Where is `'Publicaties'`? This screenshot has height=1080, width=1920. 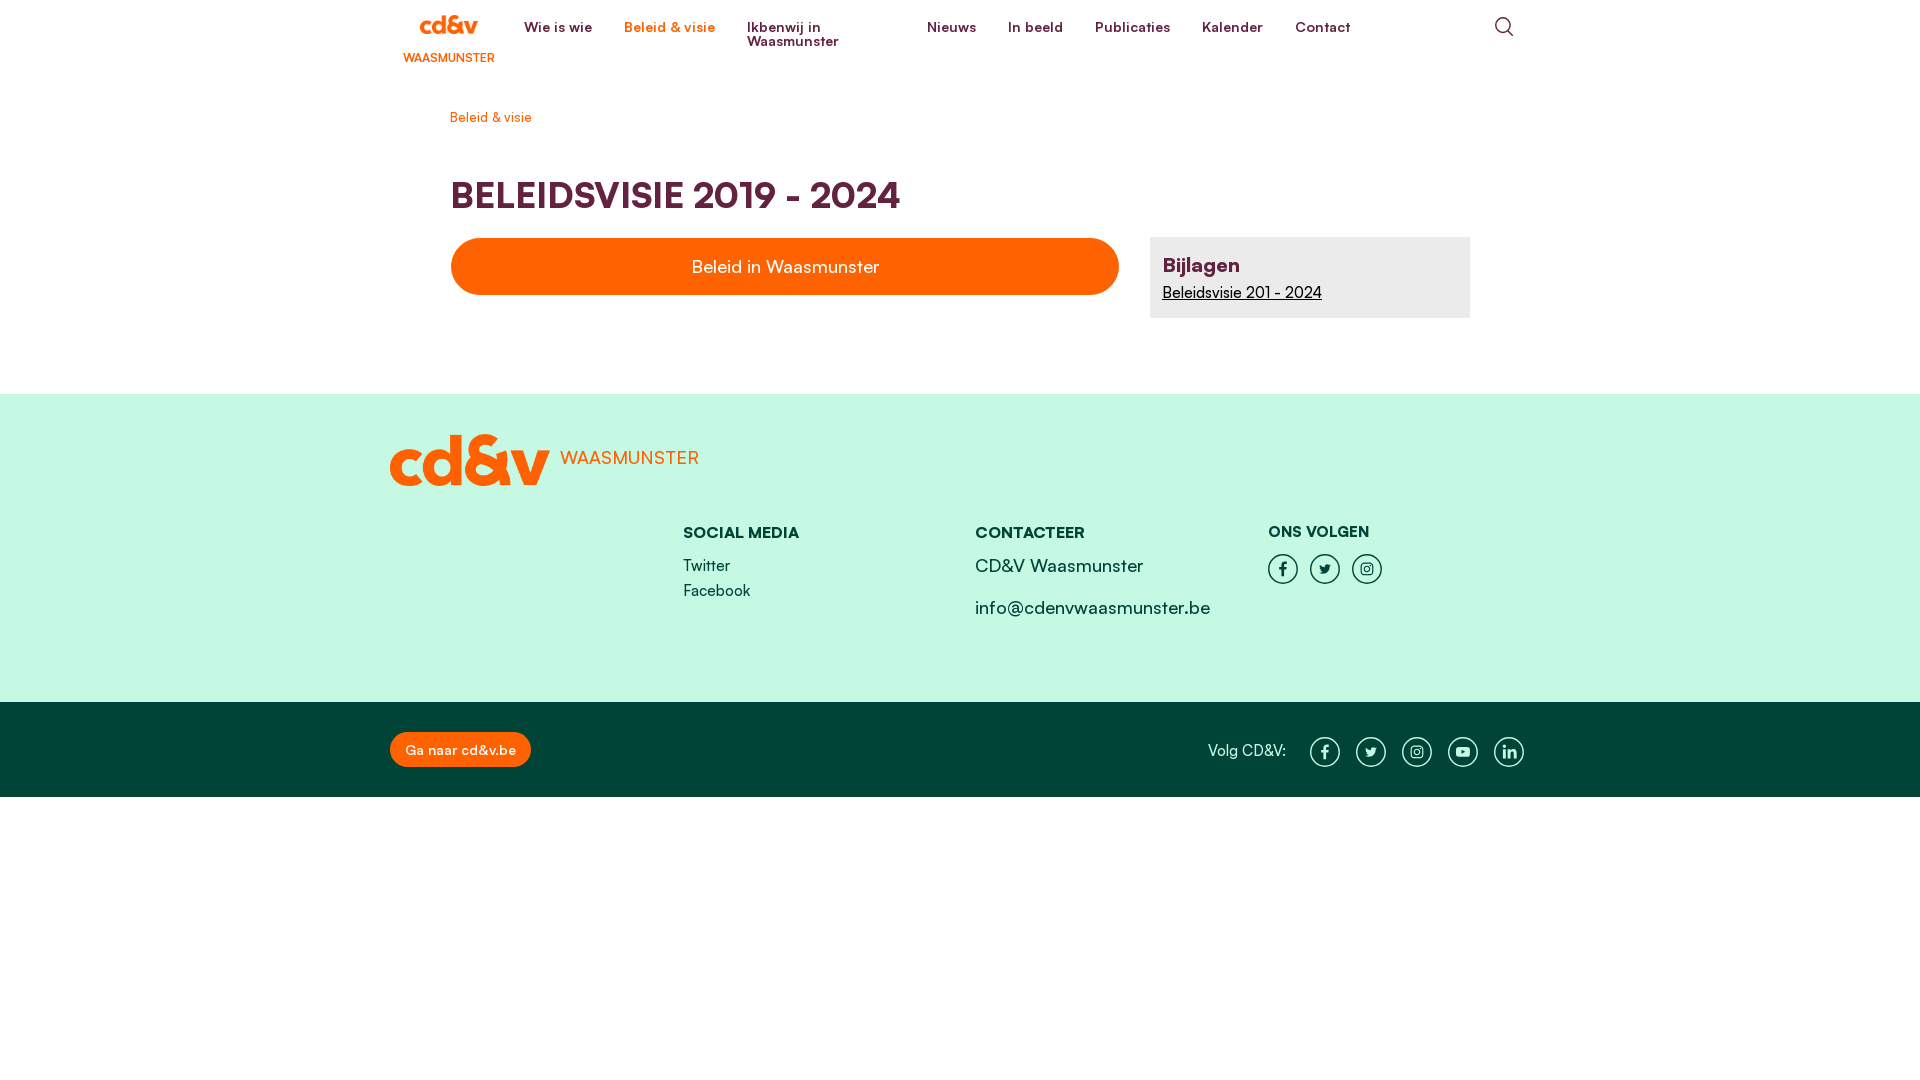
'Publicaties' is located at coordinates (1132, 27).